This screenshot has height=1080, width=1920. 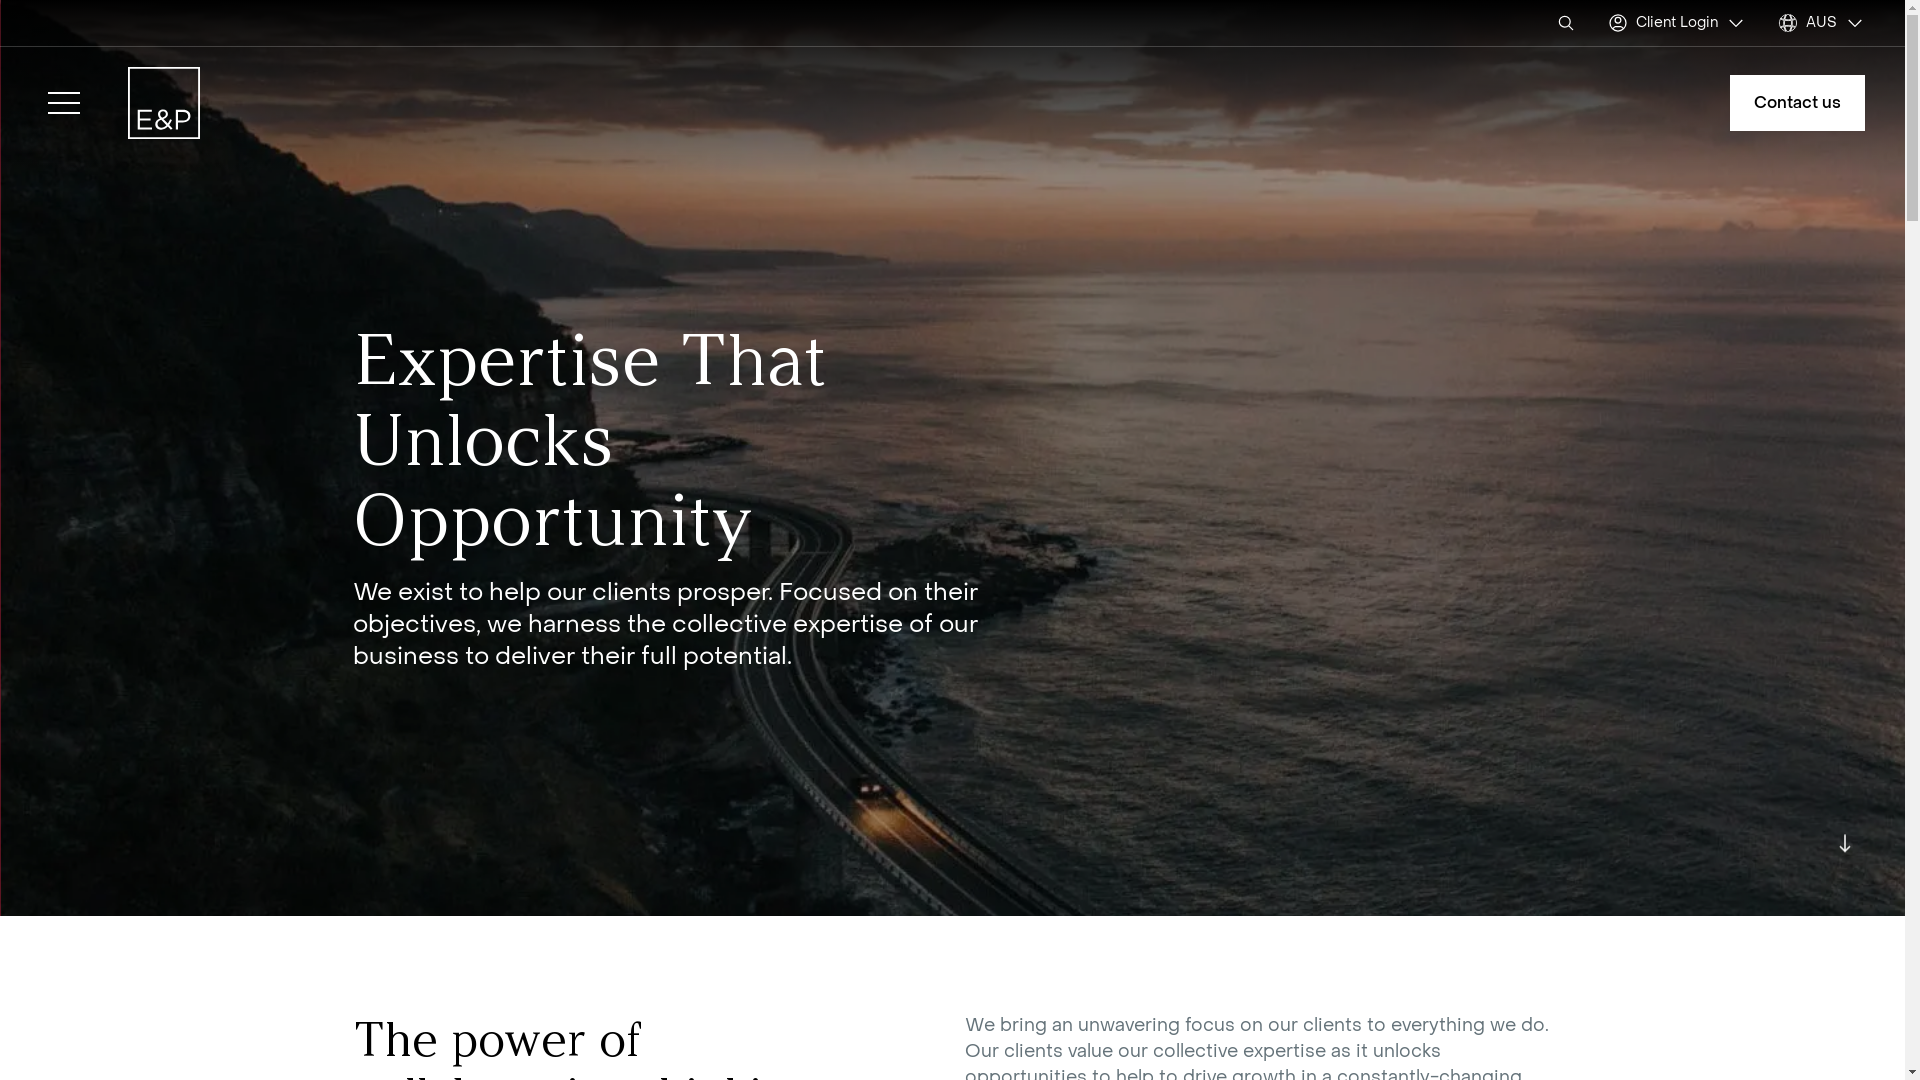 What do you see at coordinates (1728, 103) in the screenshot?
I see `'Contact us'` at bounding box center [1728, 103].